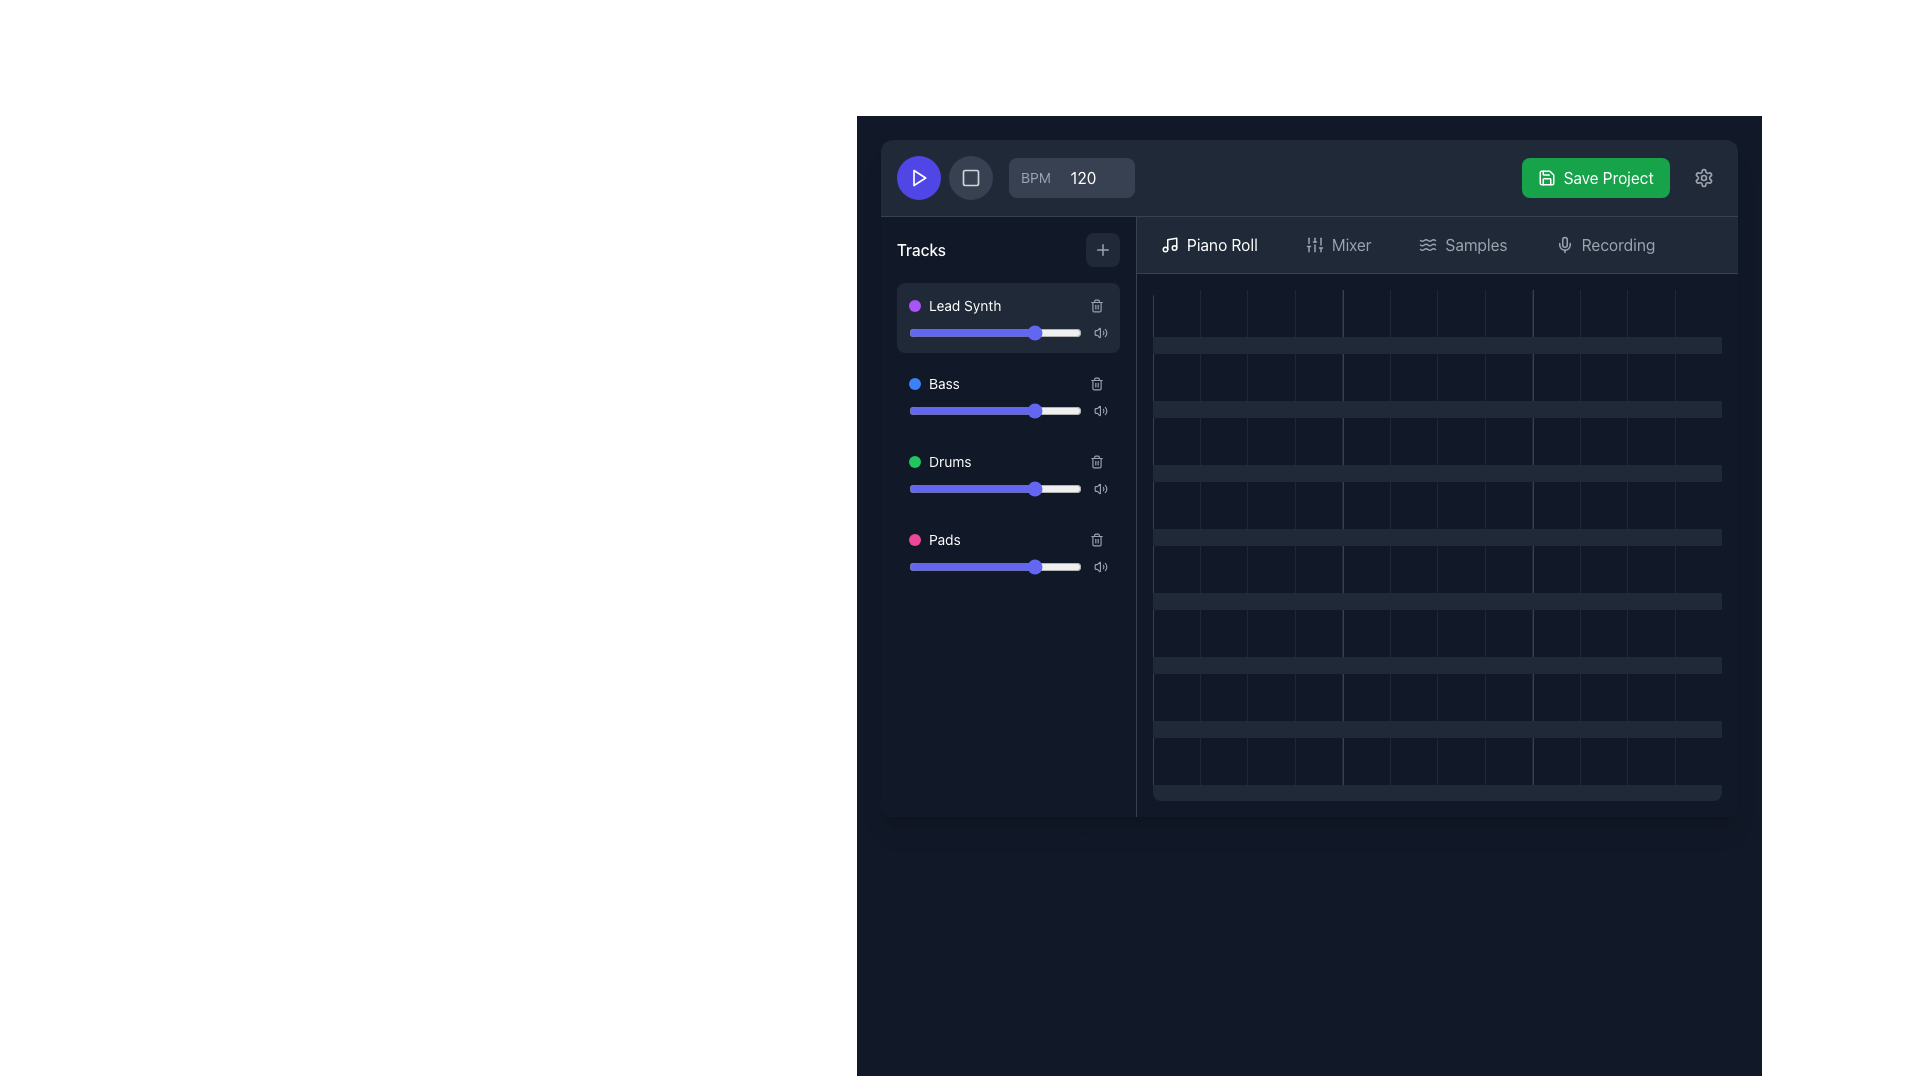  I want to click on the empty grid cell located in the bottom right corner of the grid layout, which has a dark gray background and no visible decorations, so click(1697, 696).